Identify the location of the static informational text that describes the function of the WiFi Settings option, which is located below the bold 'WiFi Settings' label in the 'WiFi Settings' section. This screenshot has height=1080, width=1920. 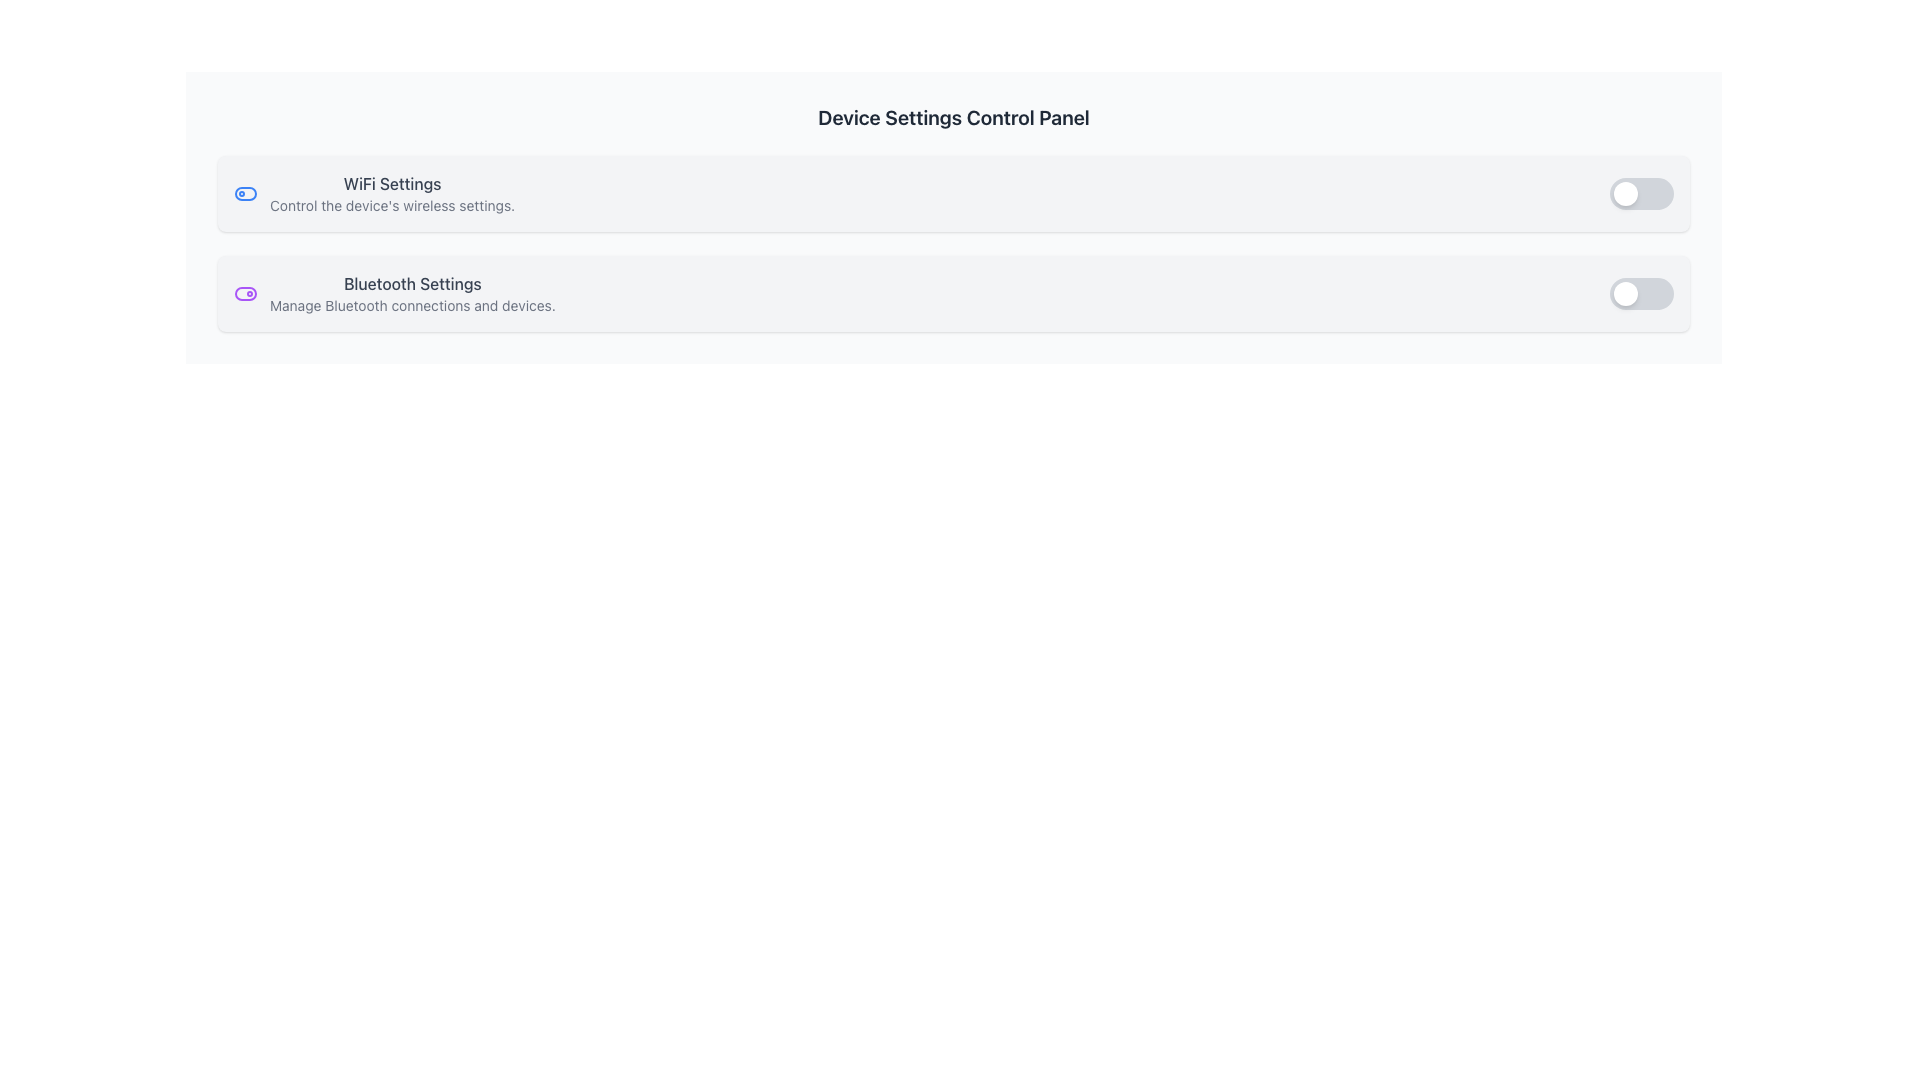
(392, 205).